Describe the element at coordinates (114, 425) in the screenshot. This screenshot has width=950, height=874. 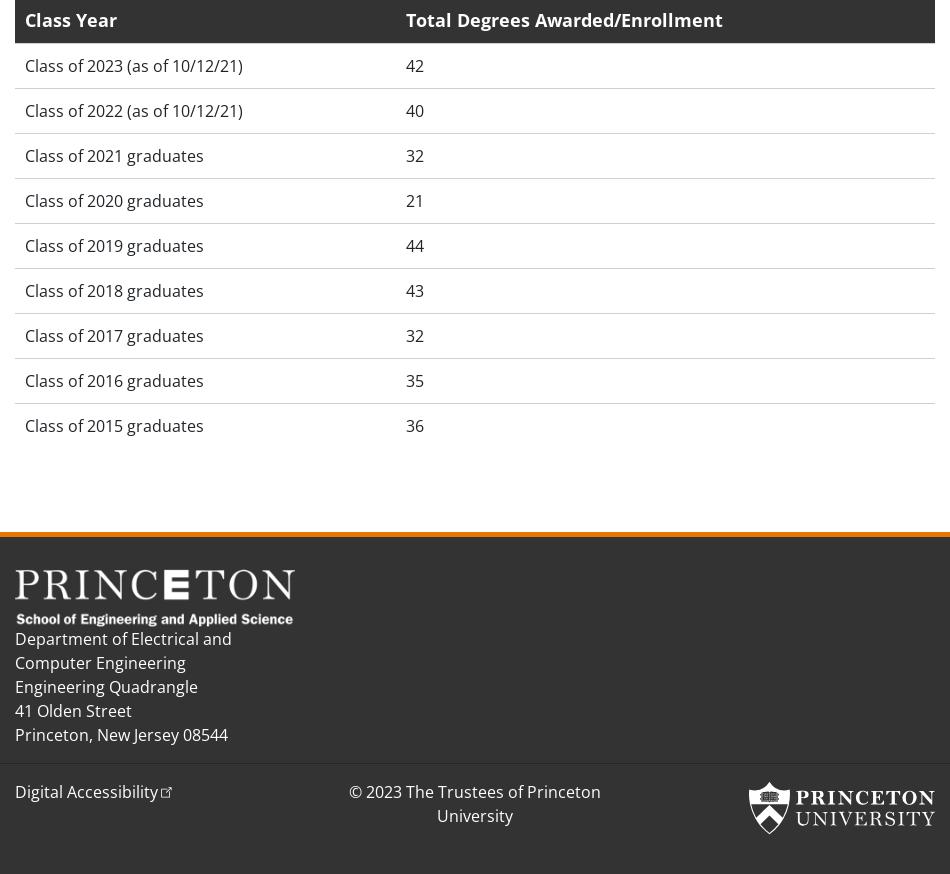
I see `'Class of 2015 graduates'` at that location.